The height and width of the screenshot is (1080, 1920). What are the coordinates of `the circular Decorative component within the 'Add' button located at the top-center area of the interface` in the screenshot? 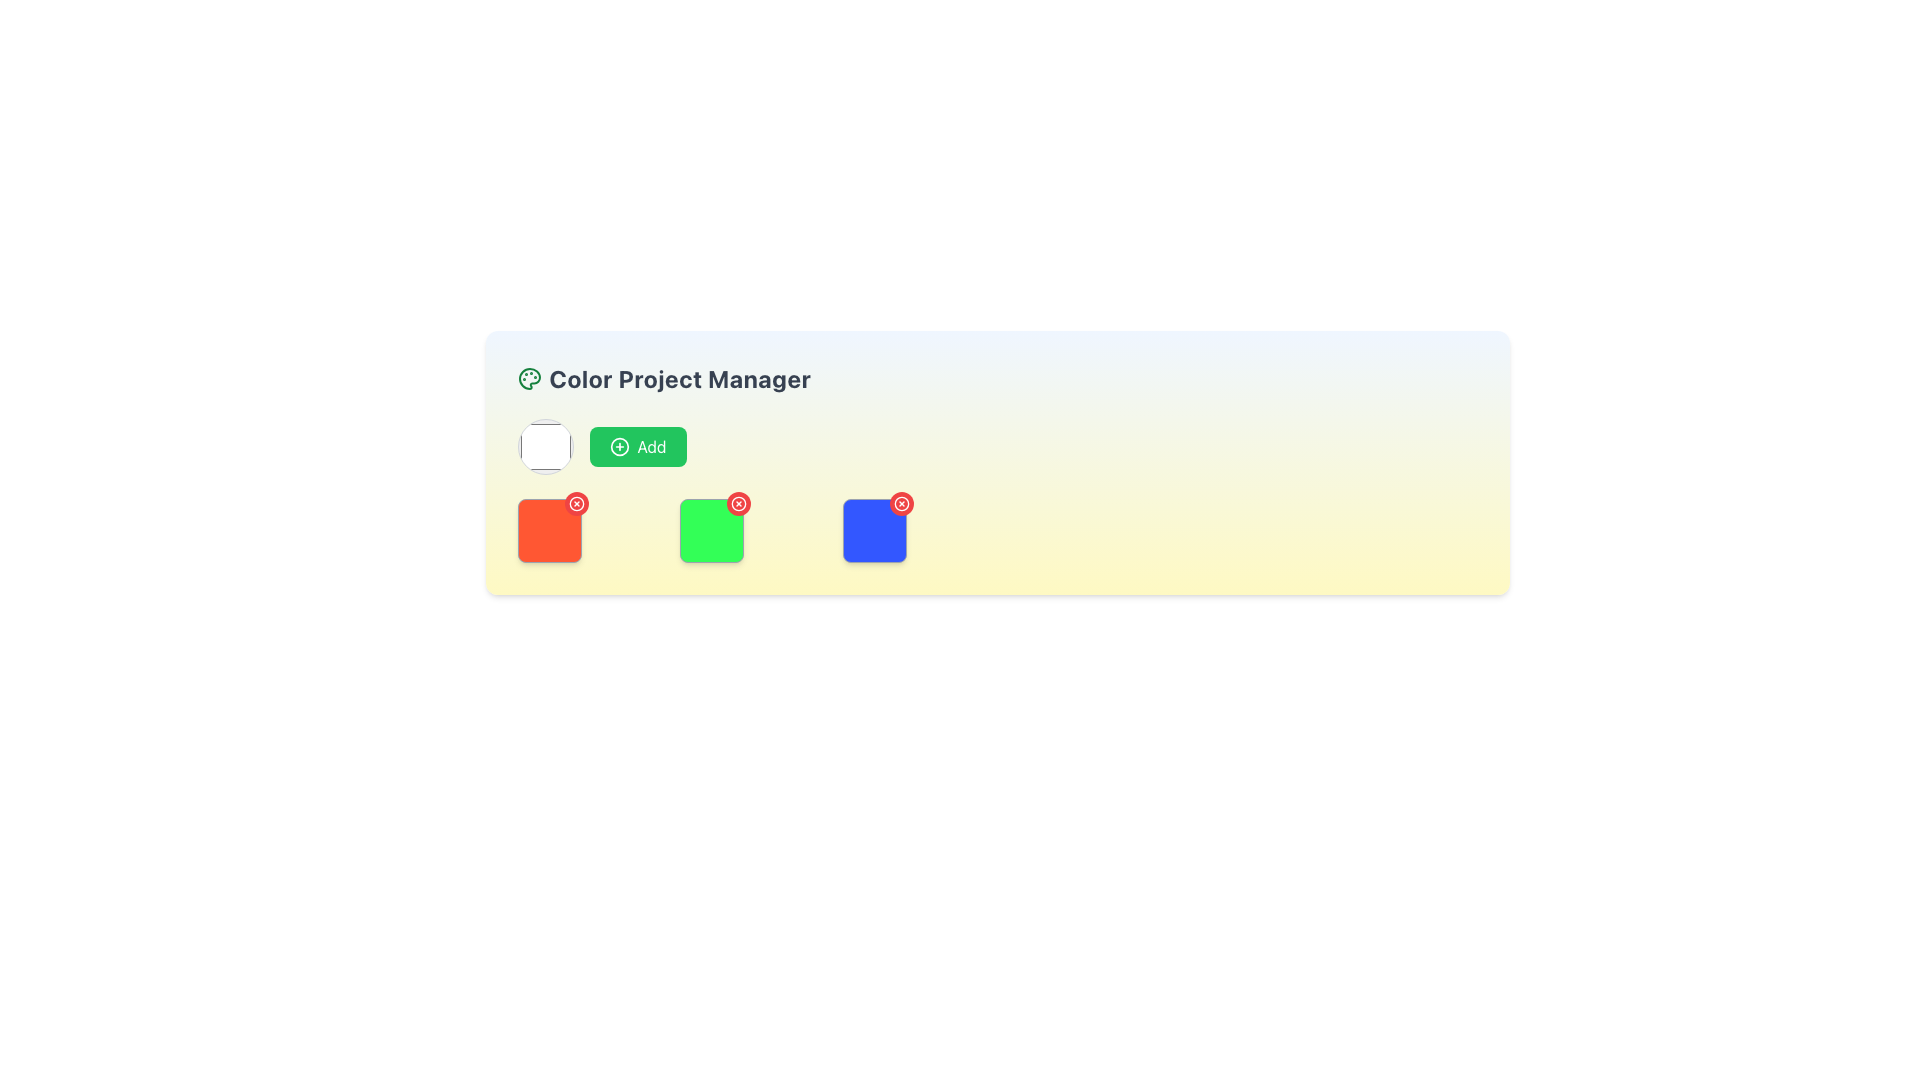 It's located at (618, 446).